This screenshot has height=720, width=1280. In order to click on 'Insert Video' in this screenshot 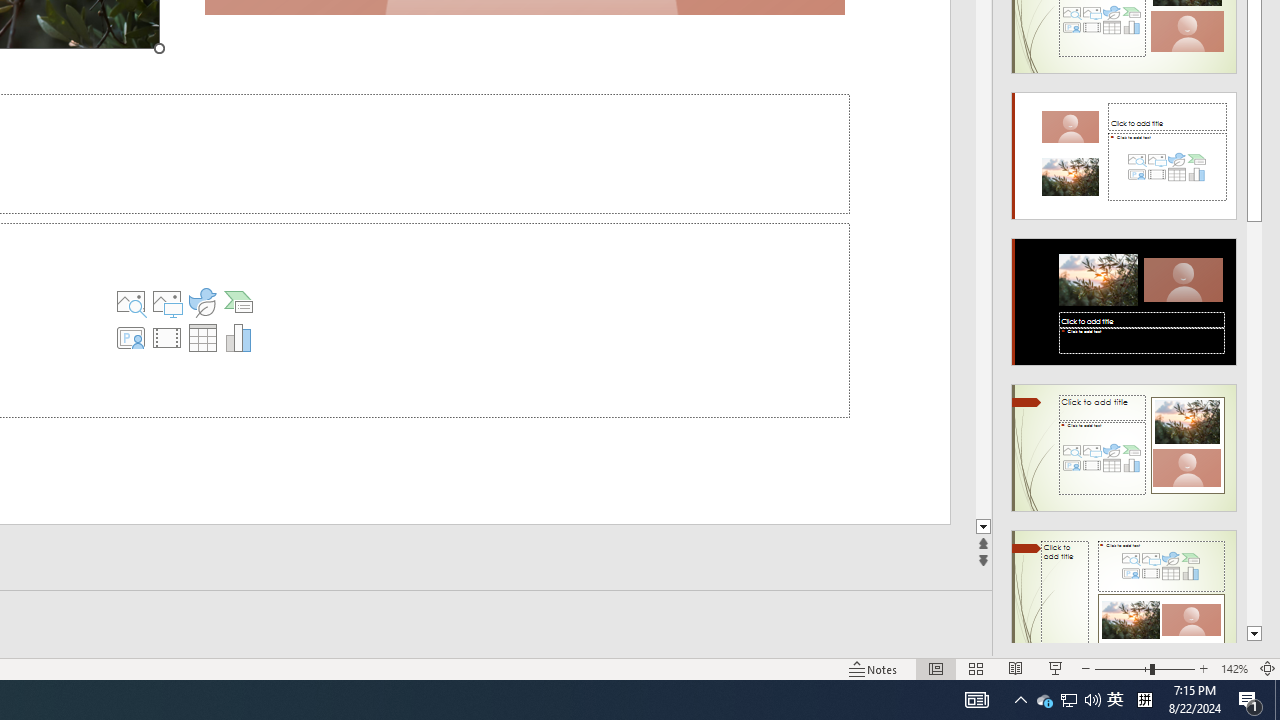, I will do `click(167, 337)`.